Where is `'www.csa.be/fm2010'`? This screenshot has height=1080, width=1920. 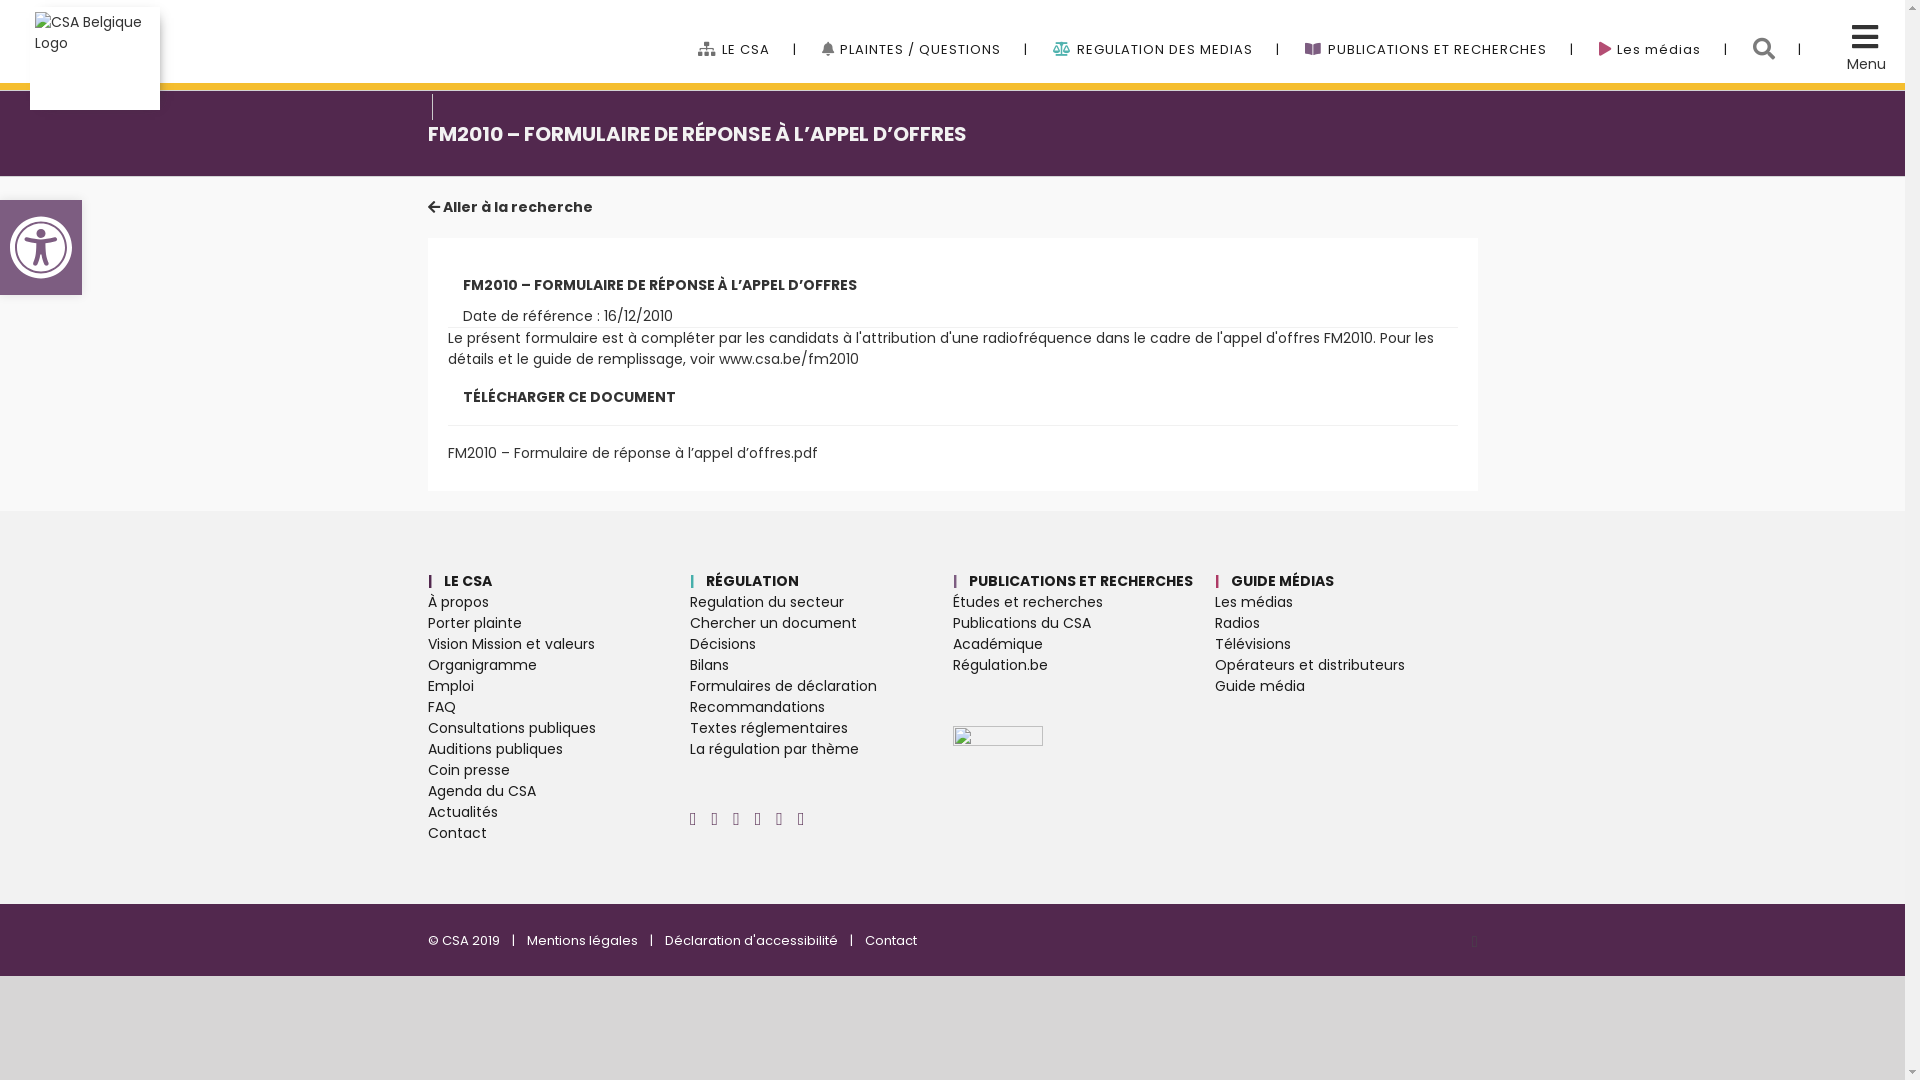
'www.csa.be/fm2010' is located at coordinates (718, 357).